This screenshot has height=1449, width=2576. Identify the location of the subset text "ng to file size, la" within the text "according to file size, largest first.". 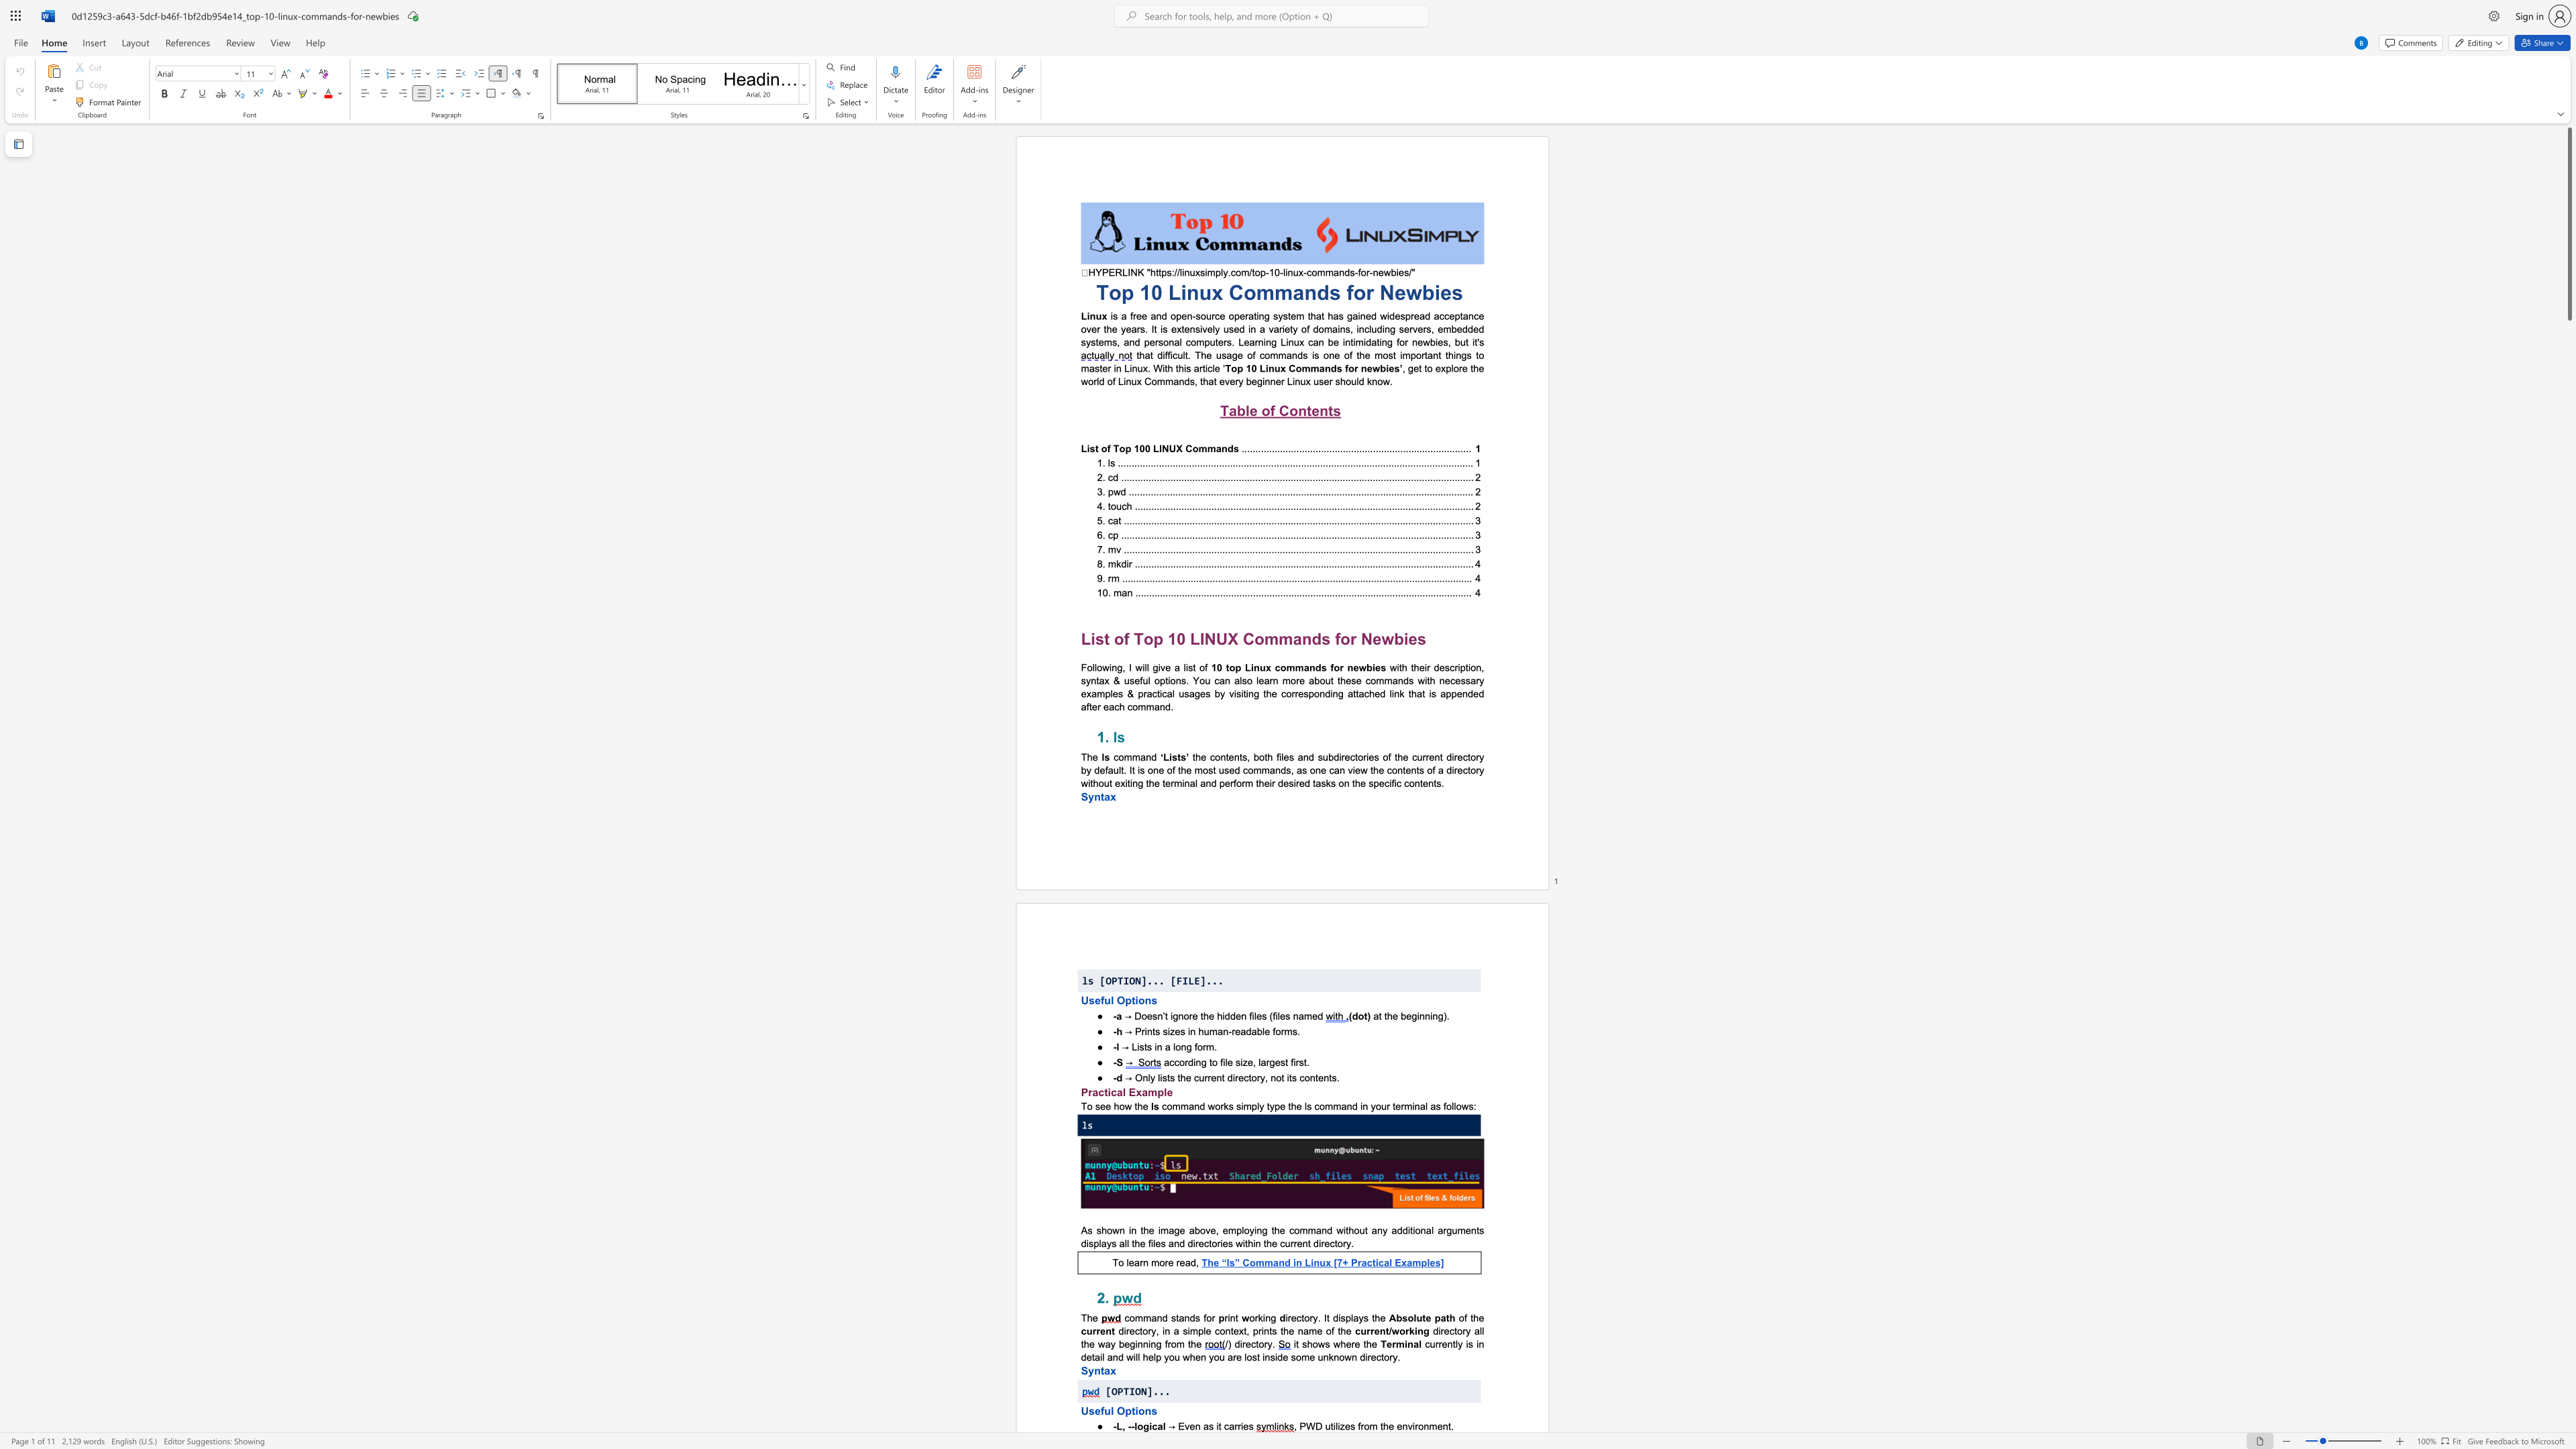
(1195, 1061).